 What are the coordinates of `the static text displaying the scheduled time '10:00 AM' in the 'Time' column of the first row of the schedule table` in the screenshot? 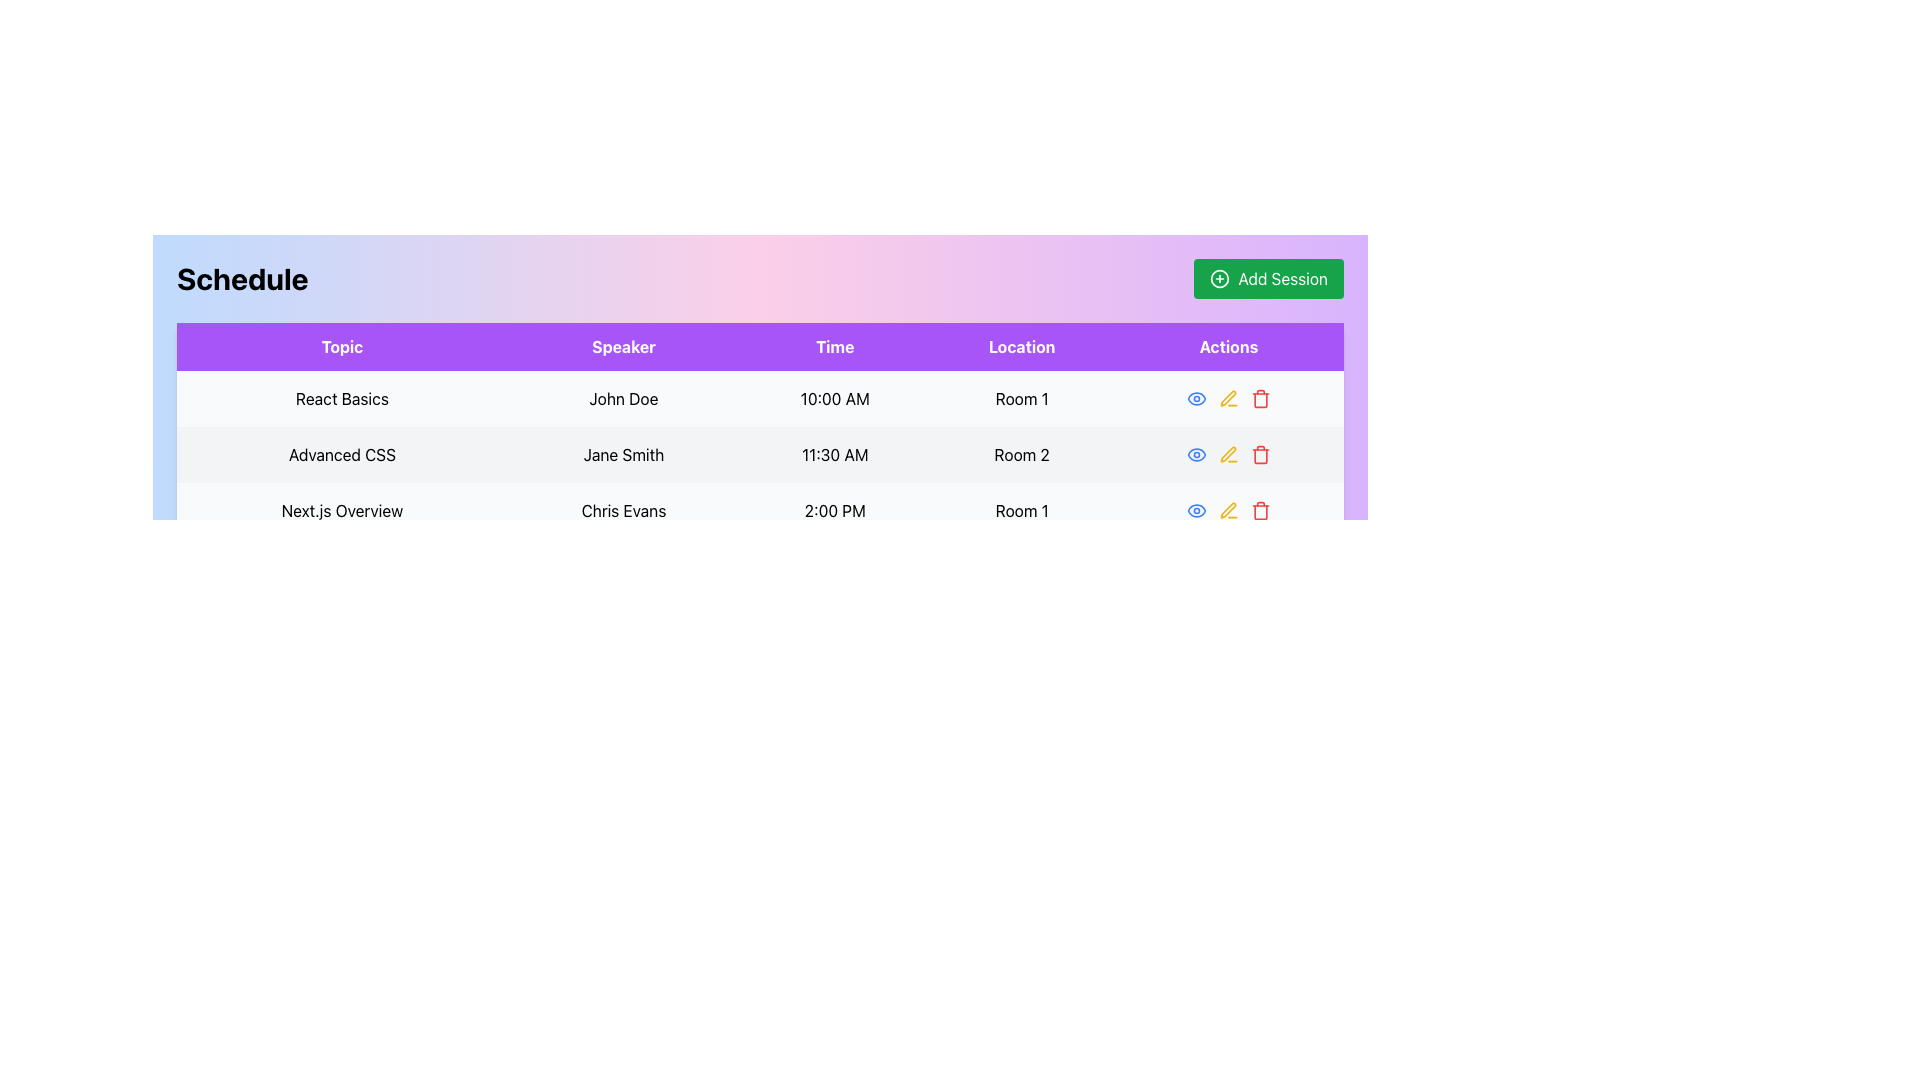 It's located at (835, 398).